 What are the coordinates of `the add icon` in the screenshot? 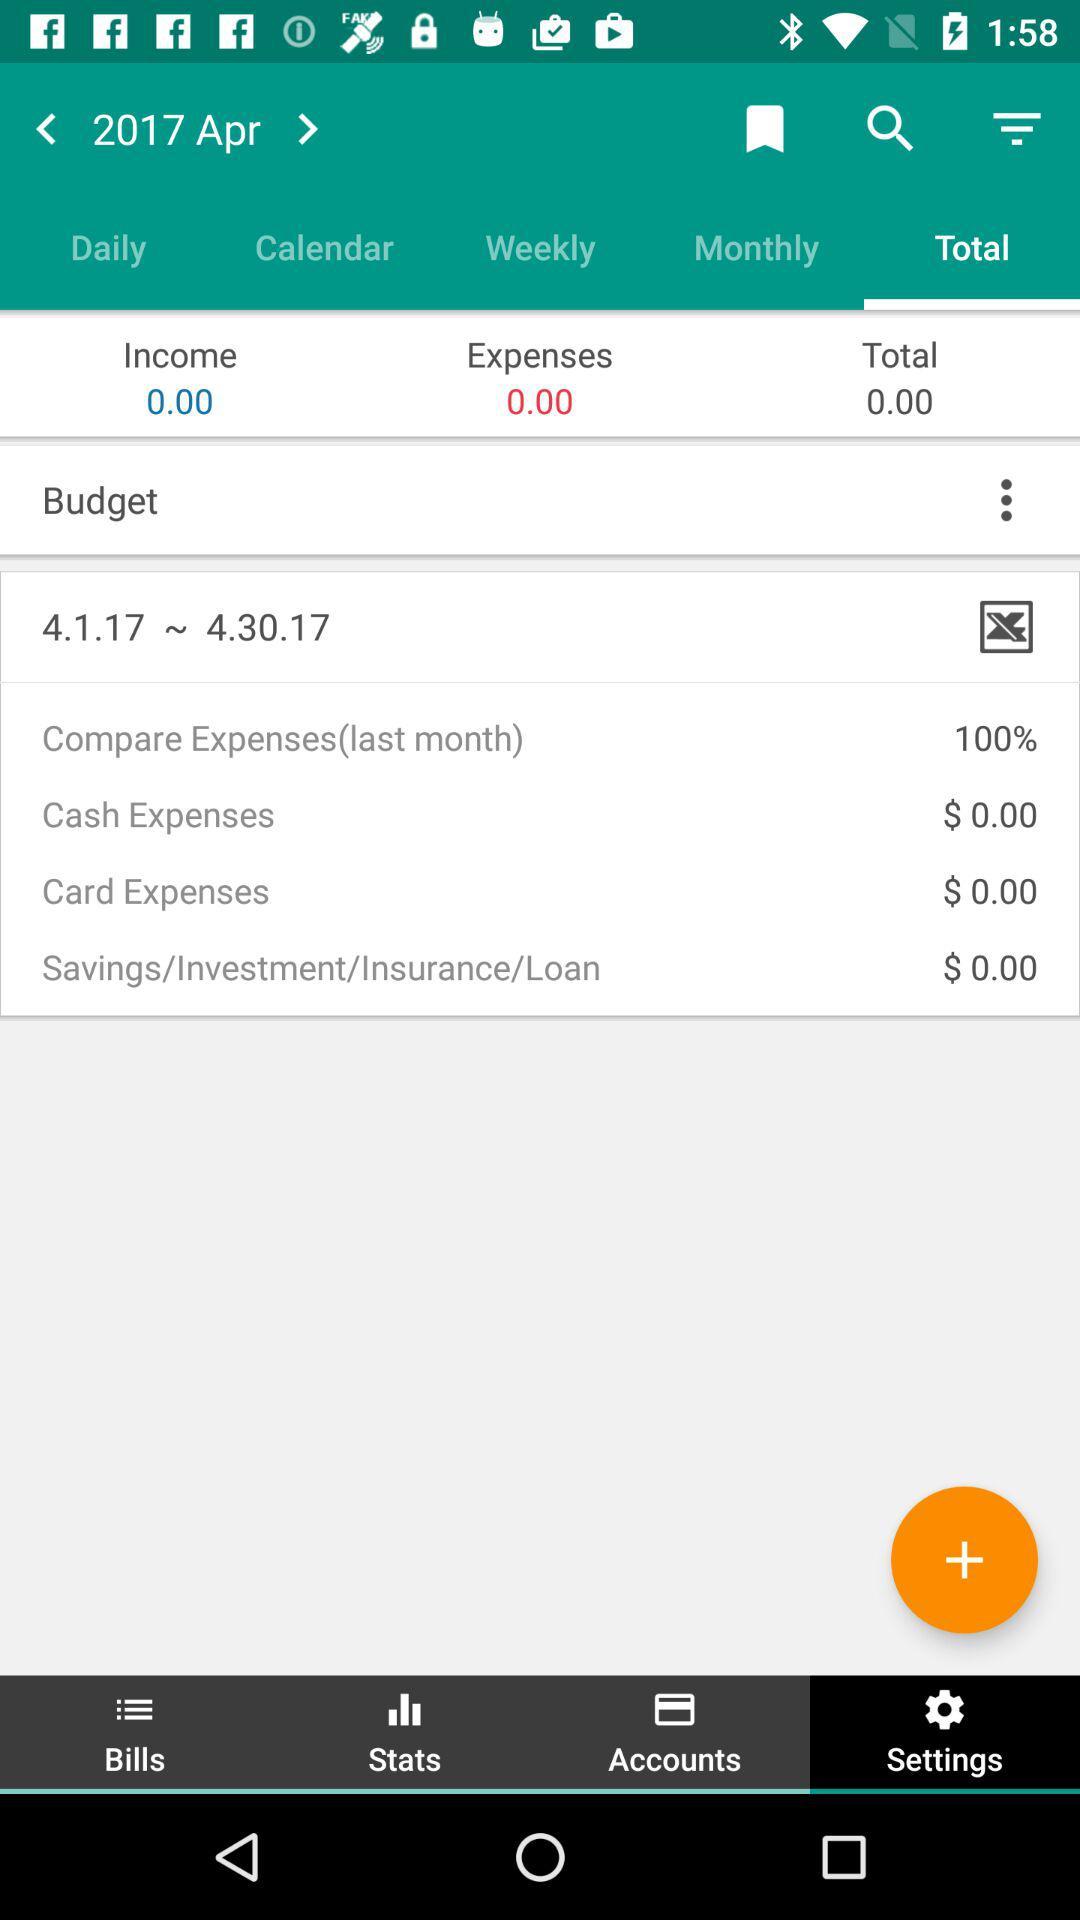 It's located at (994, 1575).